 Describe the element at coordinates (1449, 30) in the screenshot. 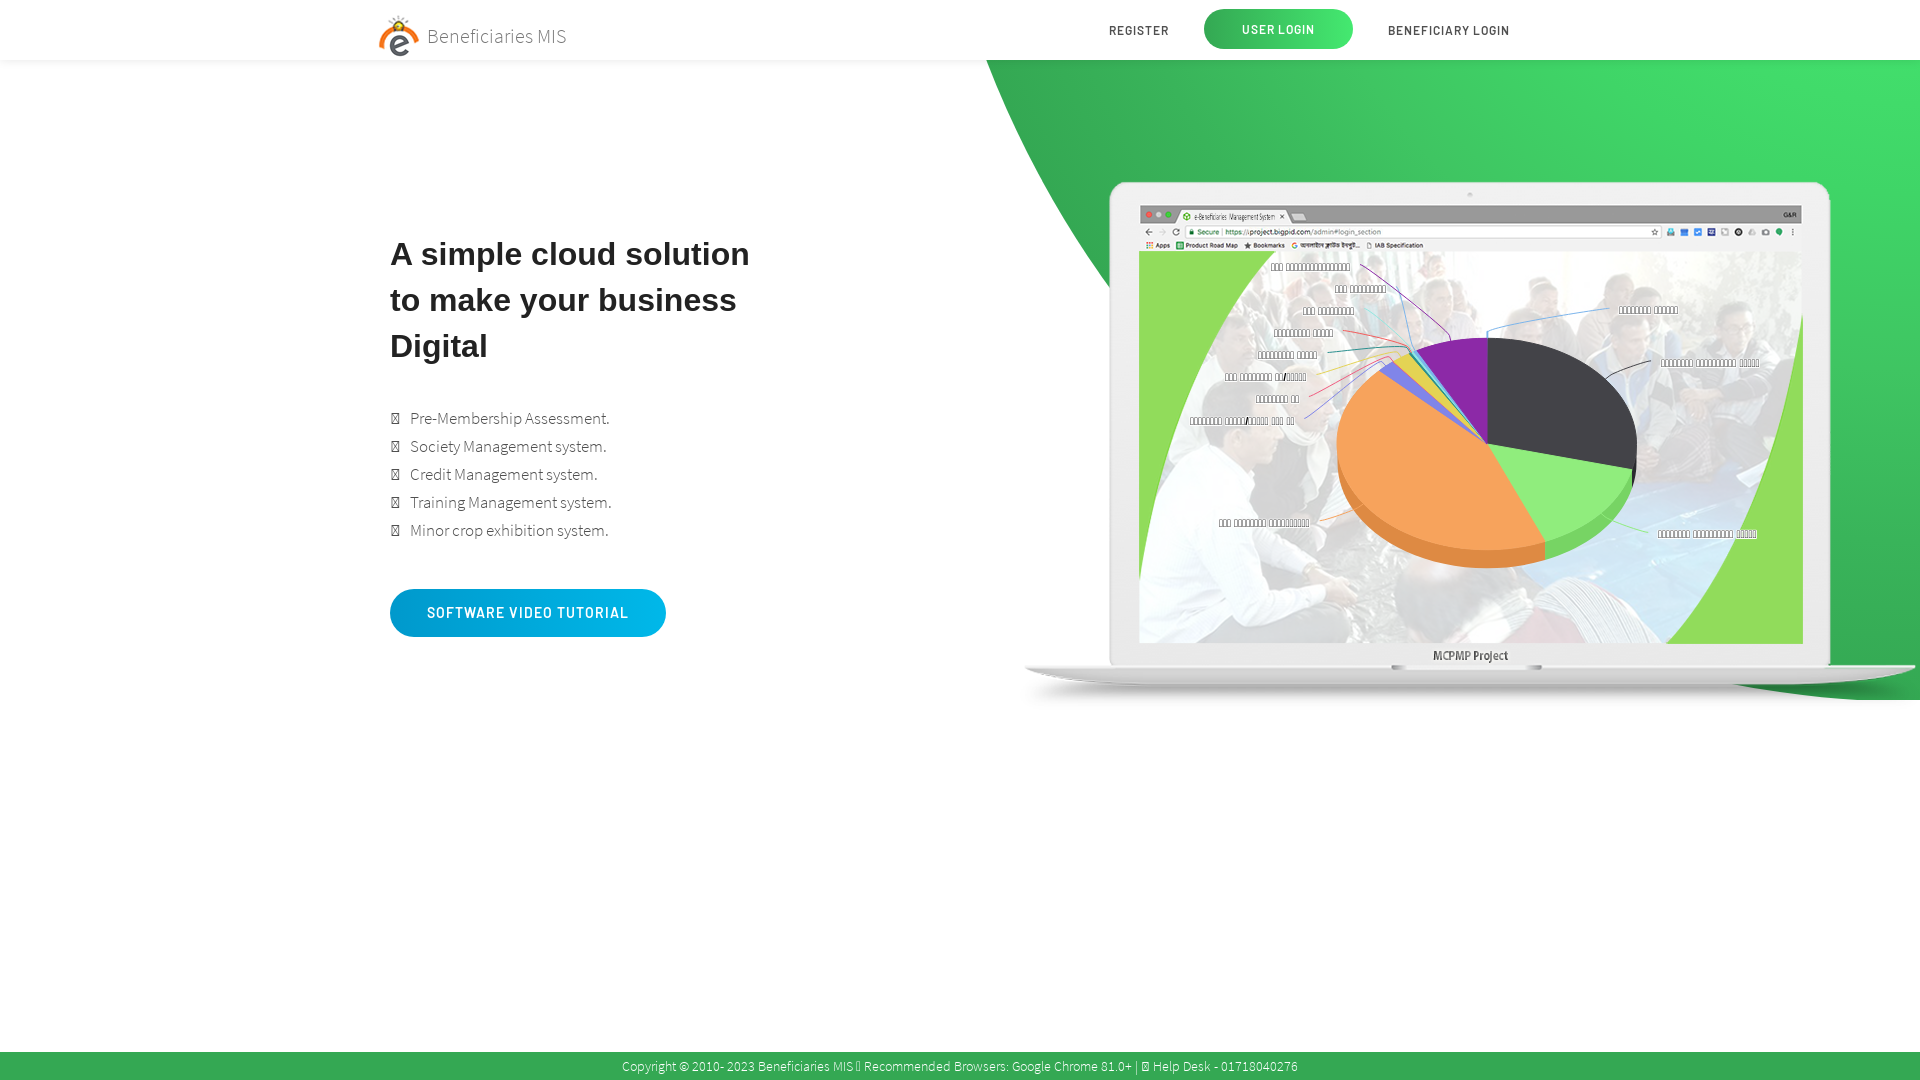

I see `'BENEFICIARY LOGIN'` at that location.